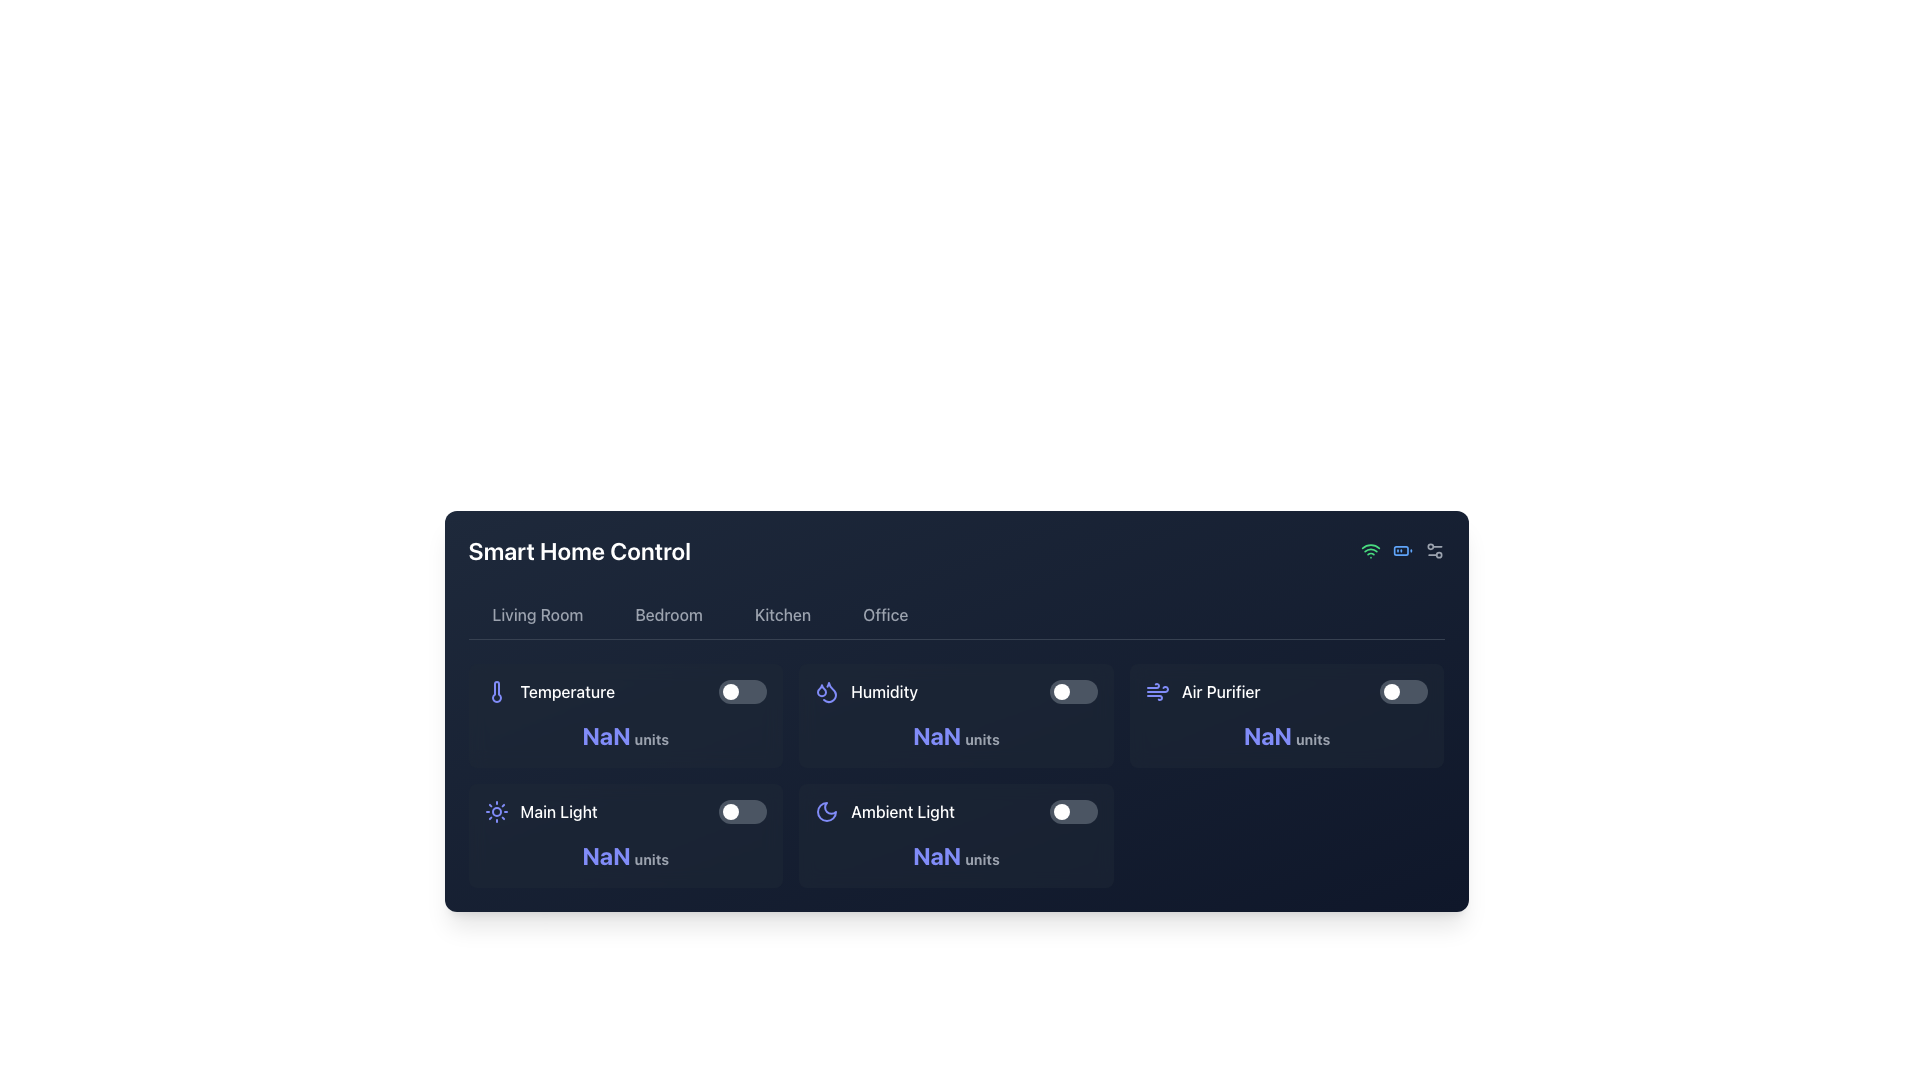  What do you see at coordinates (1287, 690) in the screenshot?
I see `the toggle switch labeled 'Air Purifier' in the top-right corner of the control card to change its state` at bounding box center [1287, 690].